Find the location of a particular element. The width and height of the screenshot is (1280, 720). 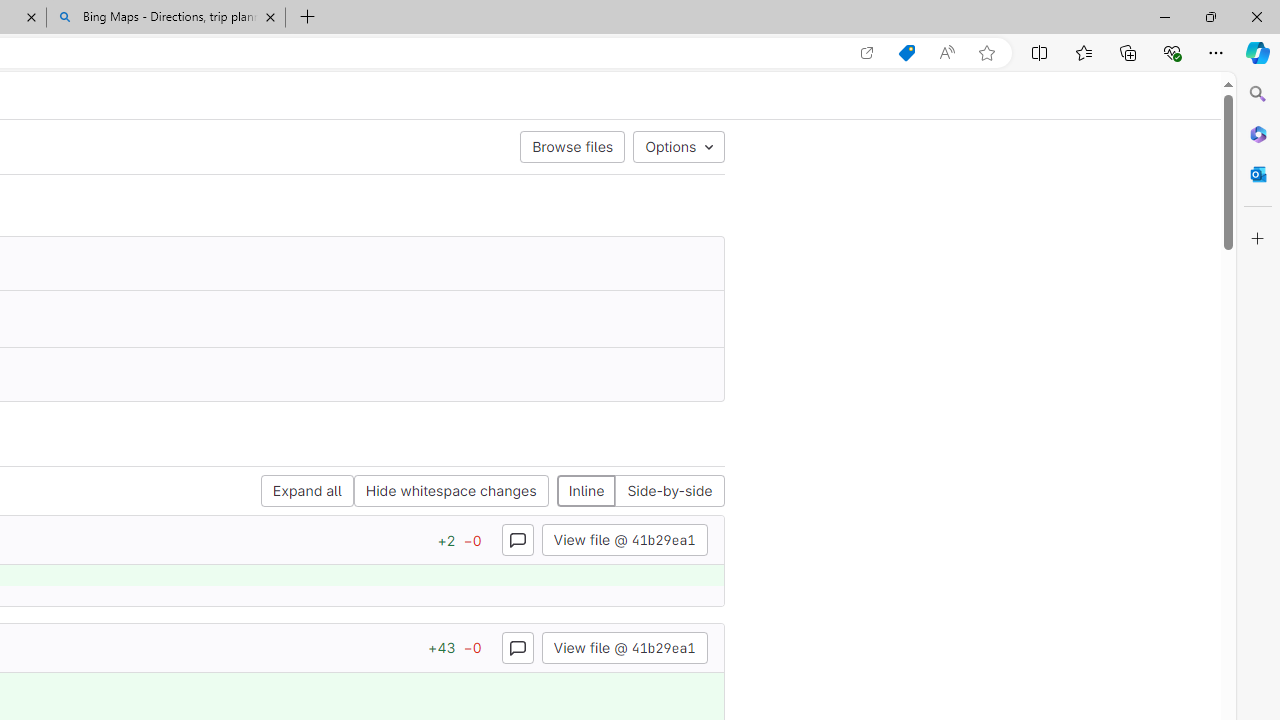

'Browse files' is located at coordinates (571, 145).